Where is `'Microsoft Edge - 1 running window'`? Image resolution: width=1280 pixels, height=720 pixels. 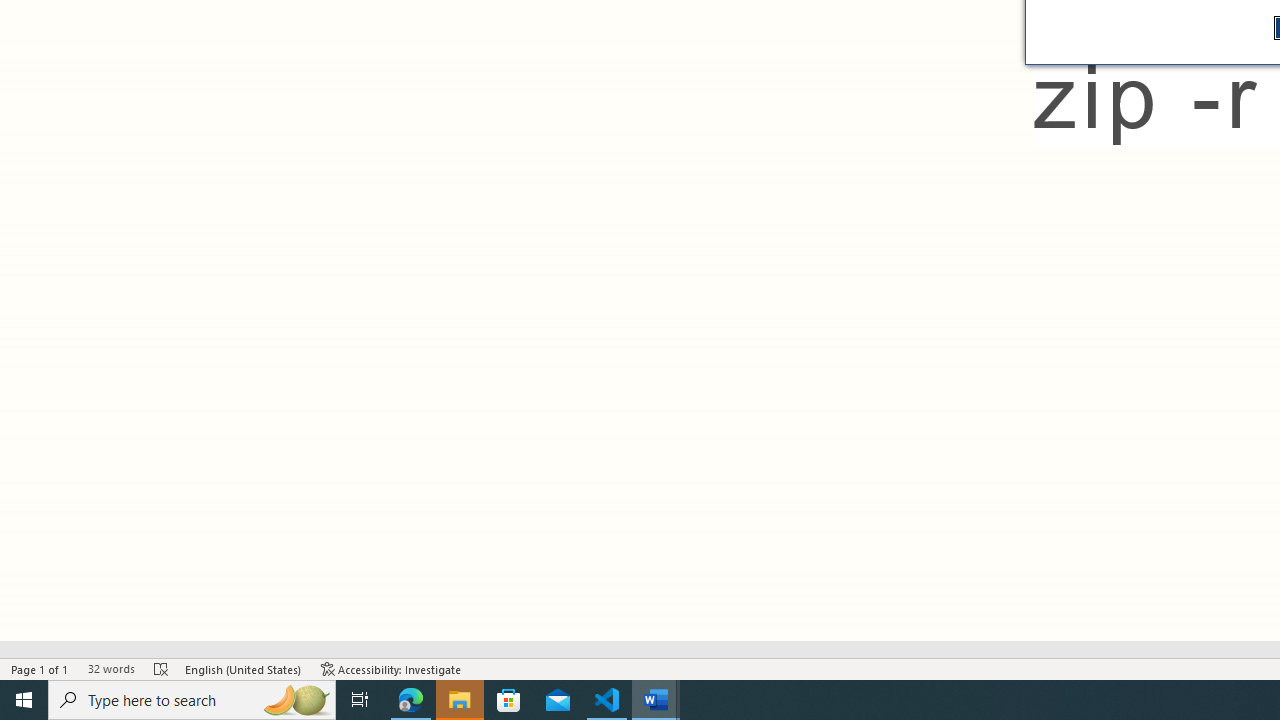
'Microsoft Edge - 1 running window' is located at coordinates (410, 698).